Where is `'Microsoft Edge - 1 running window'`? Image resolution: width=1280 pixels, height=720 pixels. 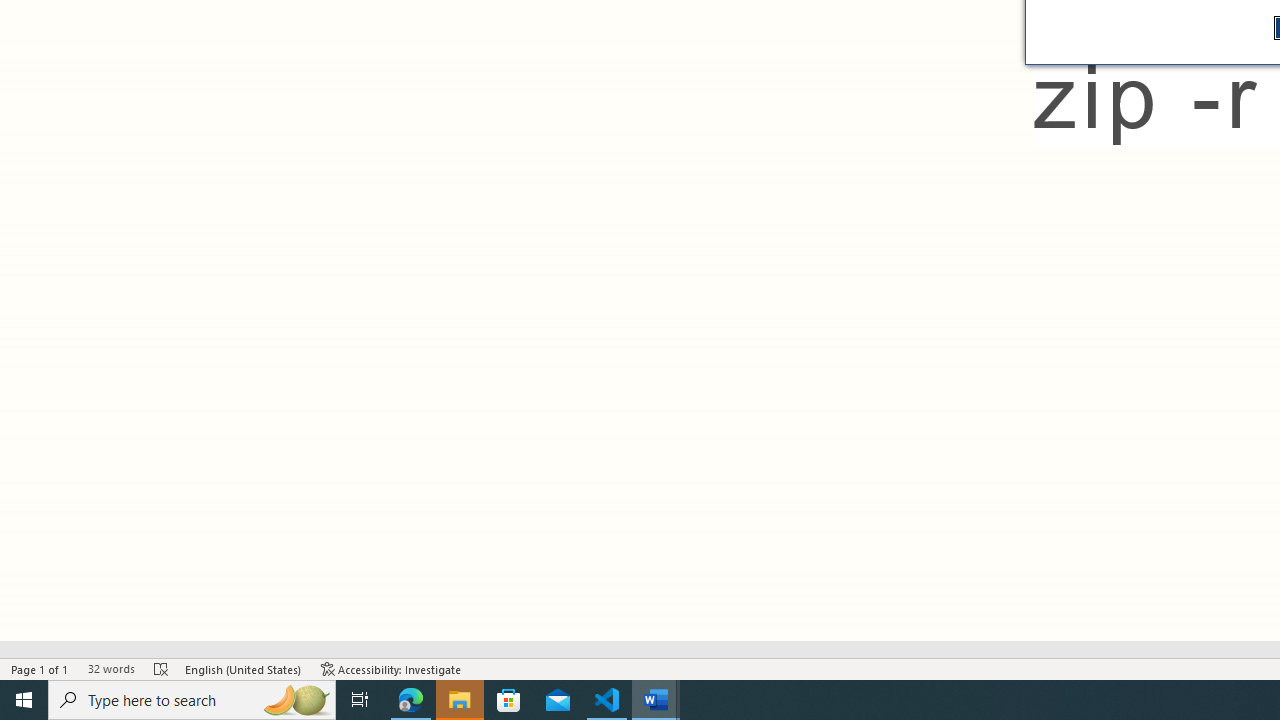
'Microsoft Edge - 1 running window' is located at coordinates (410, 698).